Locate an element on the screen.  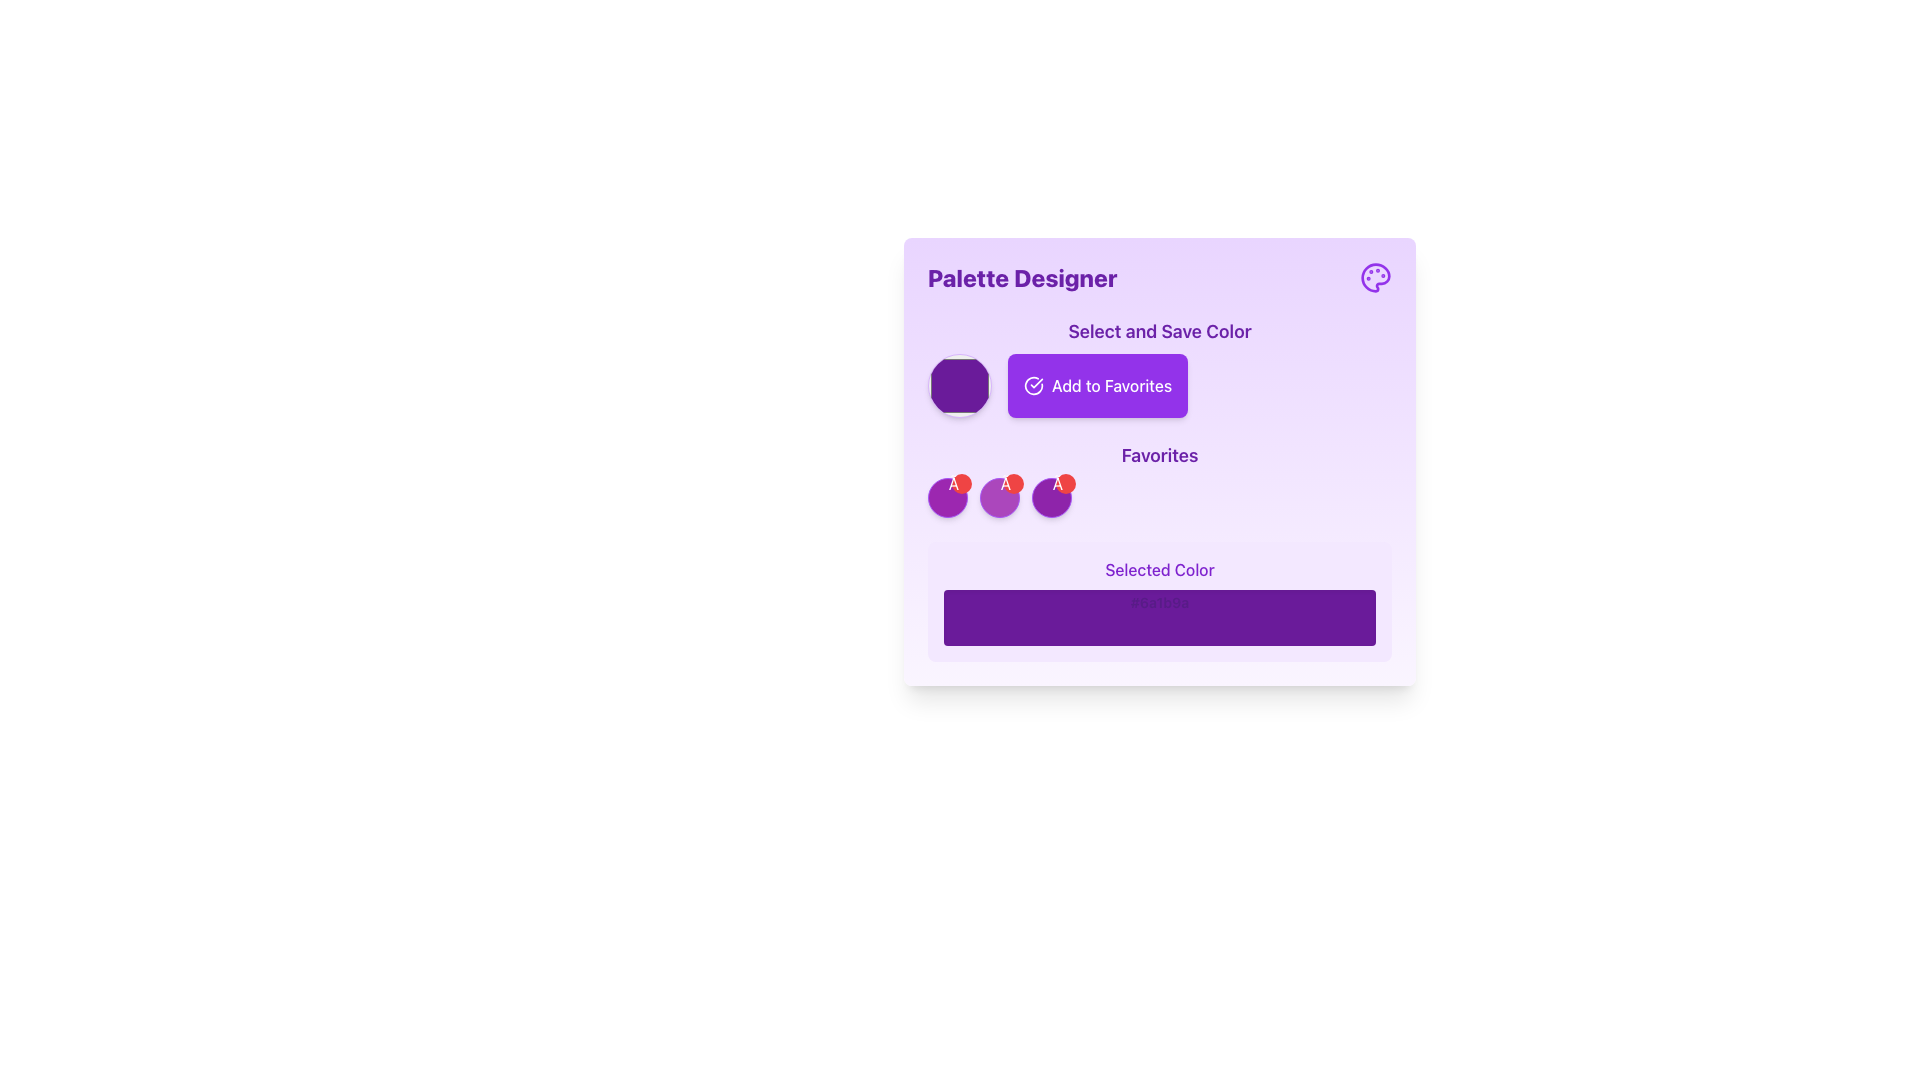
the dismiss or delete button located at the top-right corner of the second purple circular item is located at coordinates (1064, 483).